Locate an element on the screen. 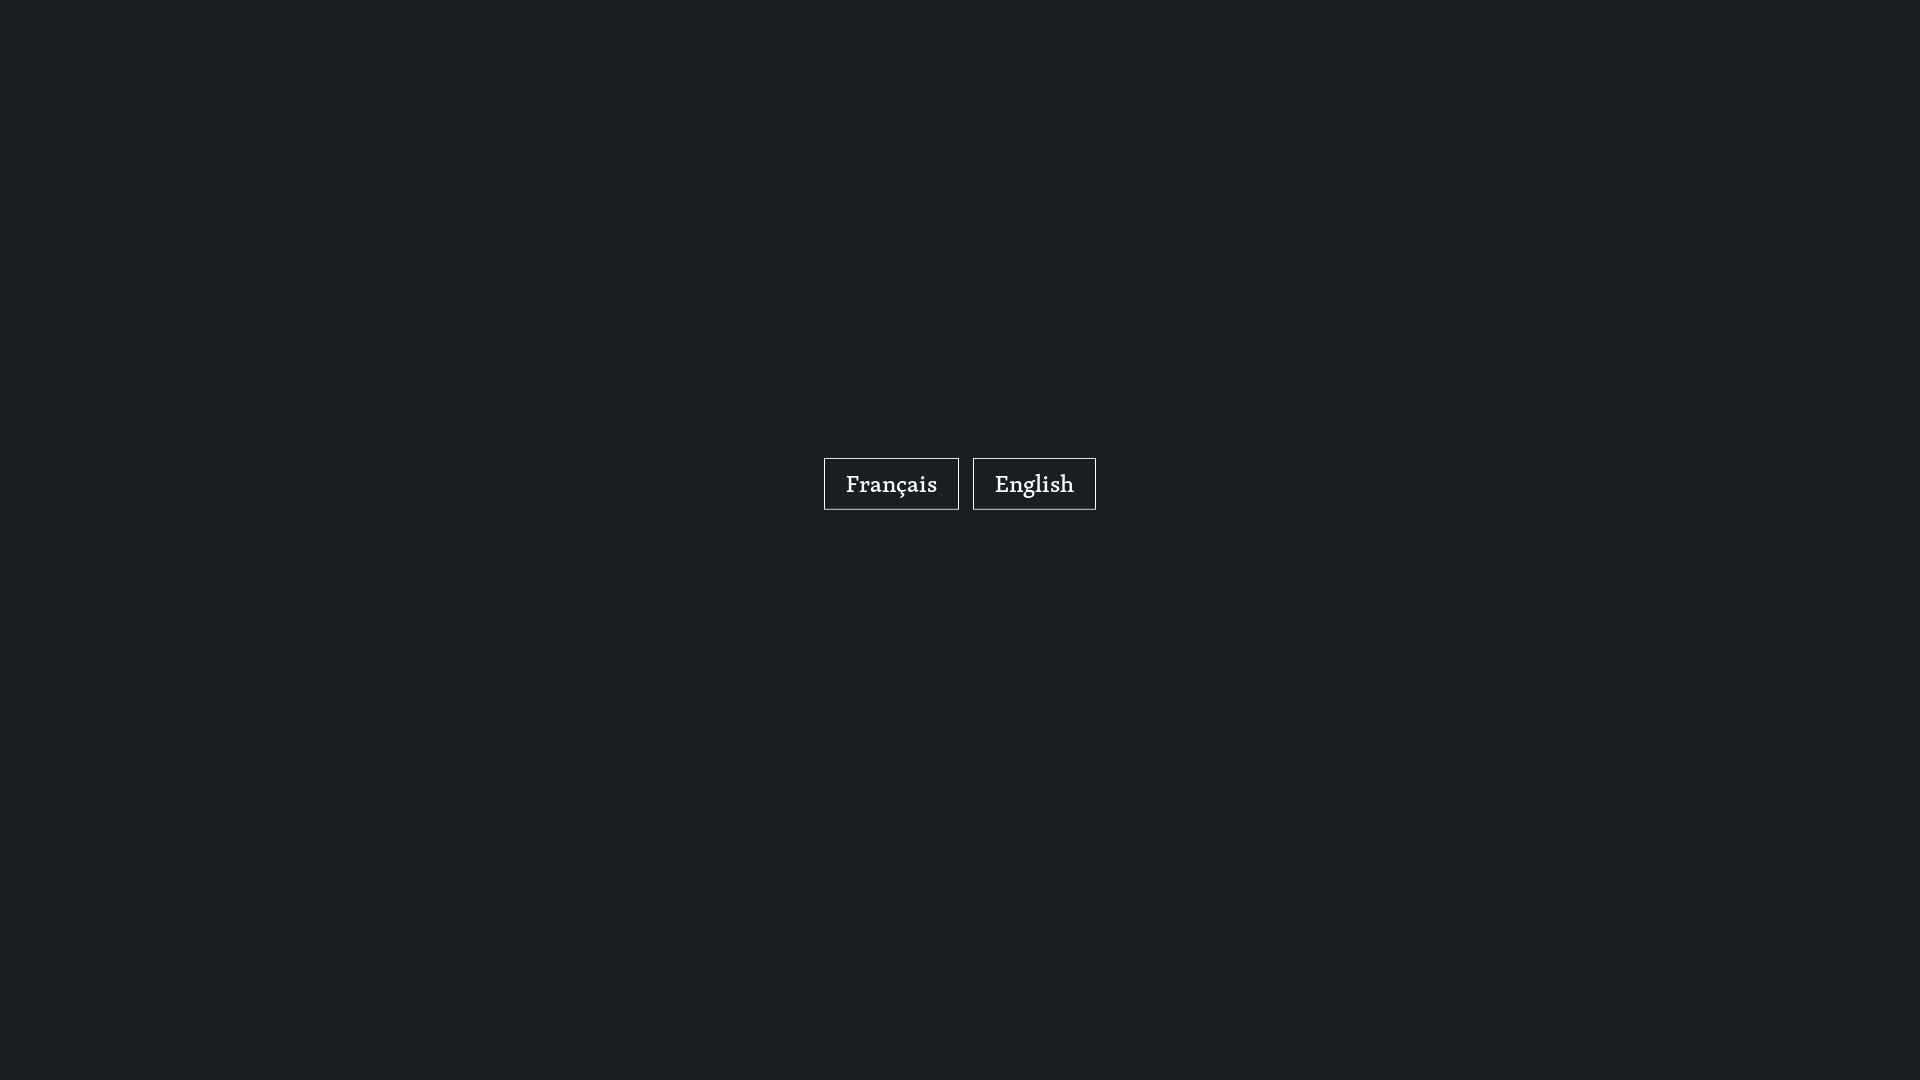  'English' is located at coordinates (973, 483).